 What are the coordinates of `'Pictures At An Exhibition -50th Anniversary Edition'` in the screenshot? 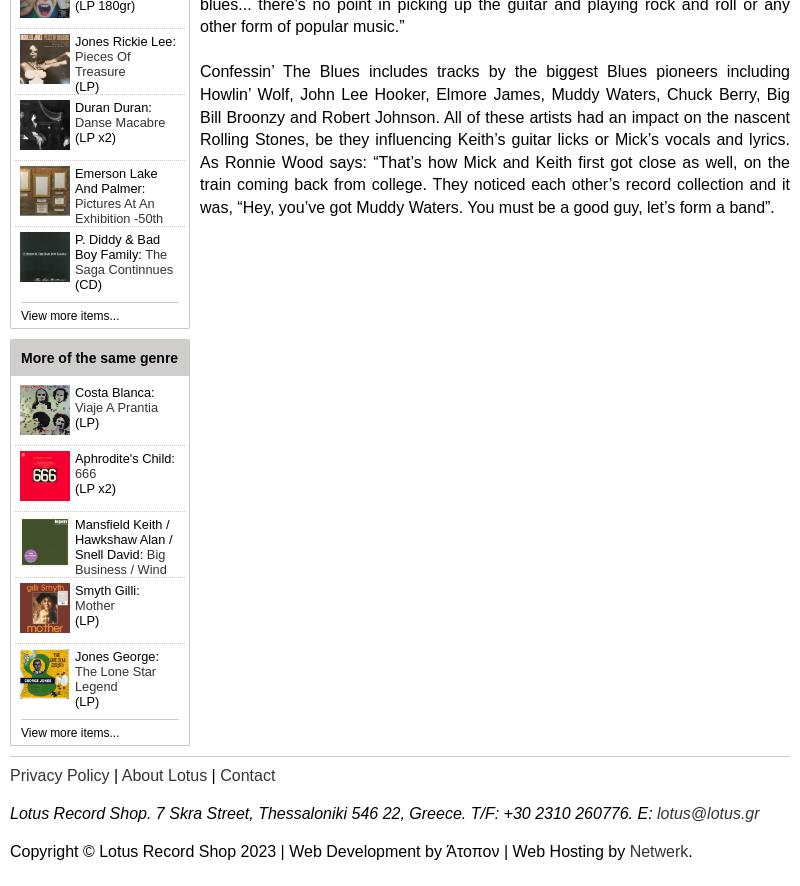 It's located at (117, 225).